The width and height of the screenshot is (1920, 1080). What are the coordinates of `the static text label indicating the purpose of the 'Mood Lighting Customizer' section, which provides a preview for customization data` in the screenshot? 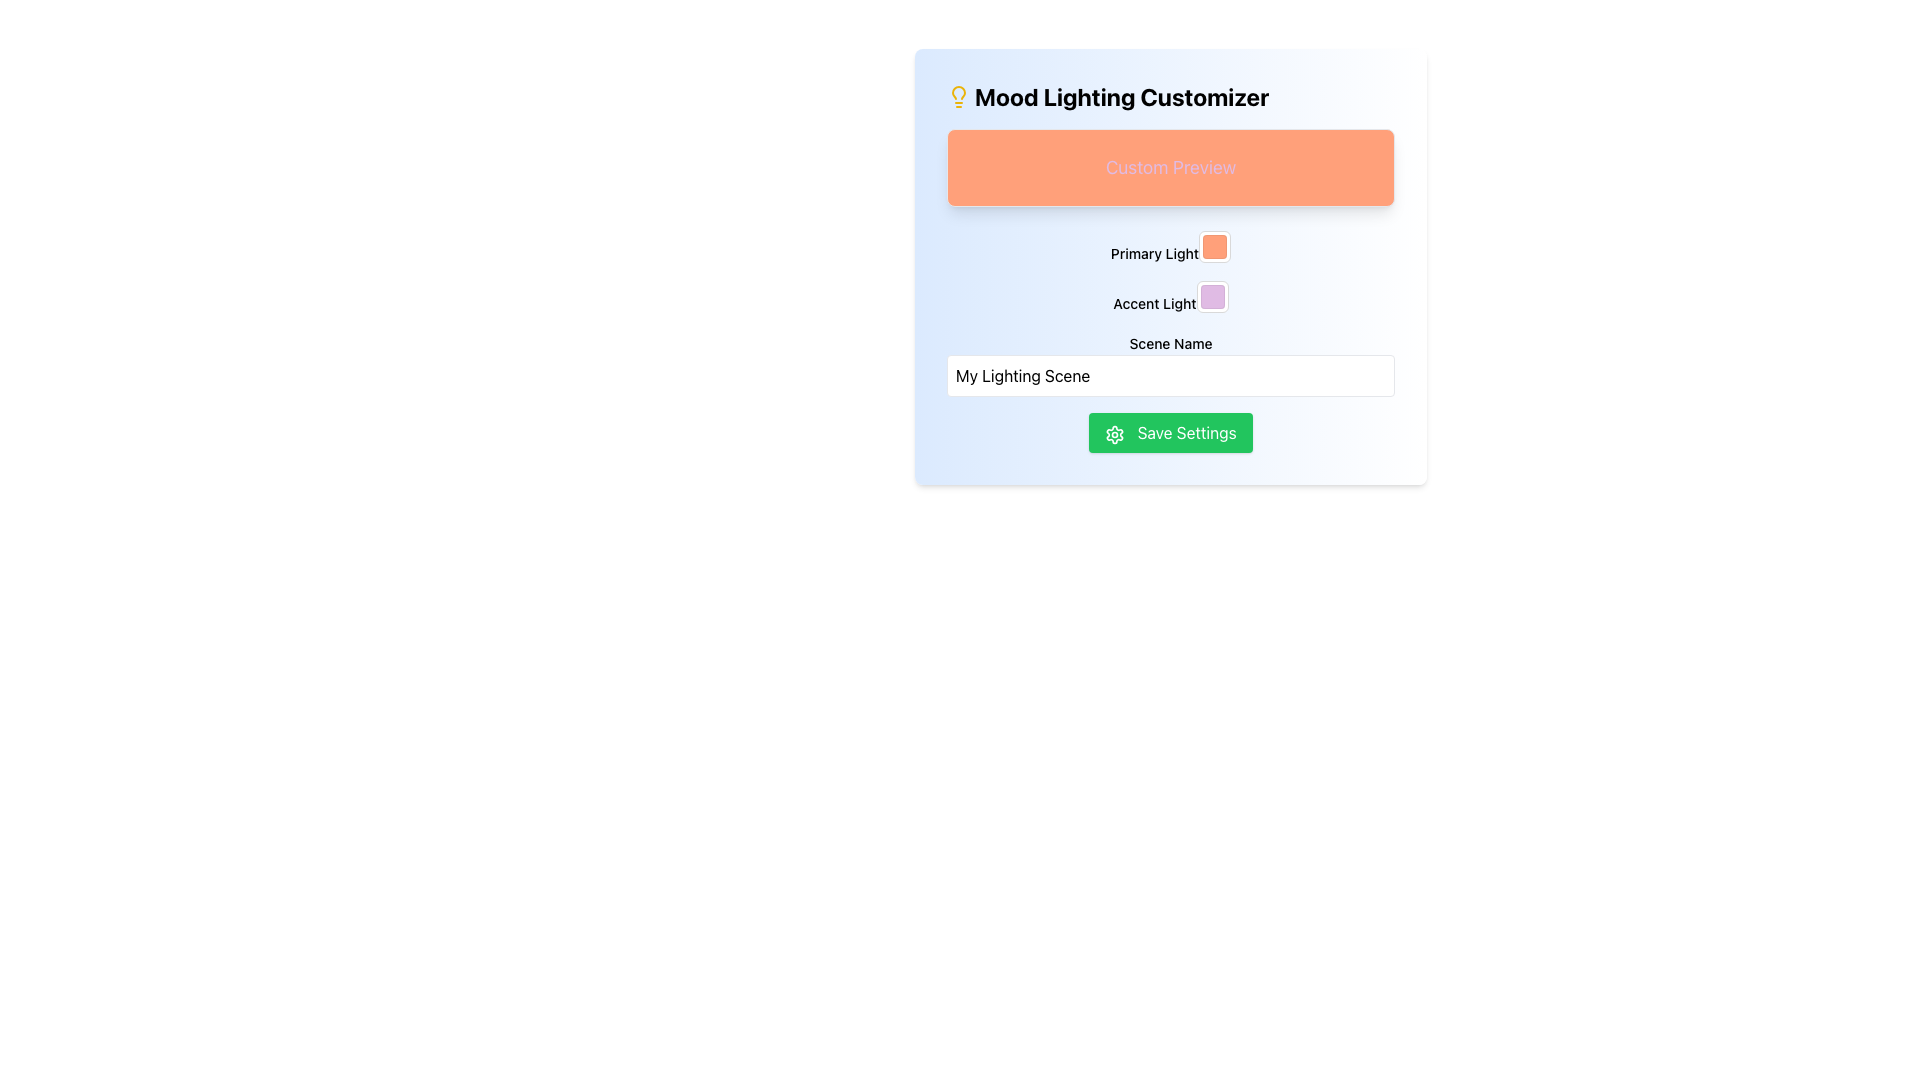 It's located at (1171, 167).